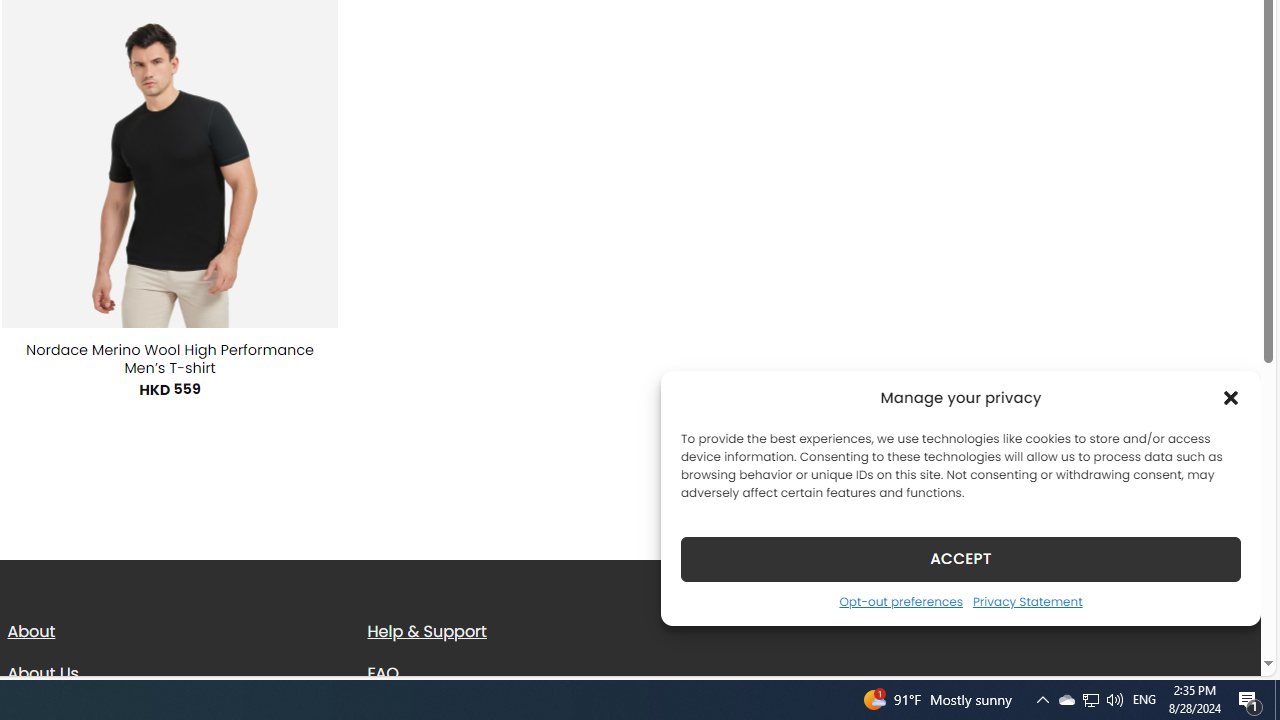 This screenshot has width=1280, height=720. What do you see at coordinates (42, 672) in the screenshot?
I see `'About Us'` at bounding box center [42, 672].